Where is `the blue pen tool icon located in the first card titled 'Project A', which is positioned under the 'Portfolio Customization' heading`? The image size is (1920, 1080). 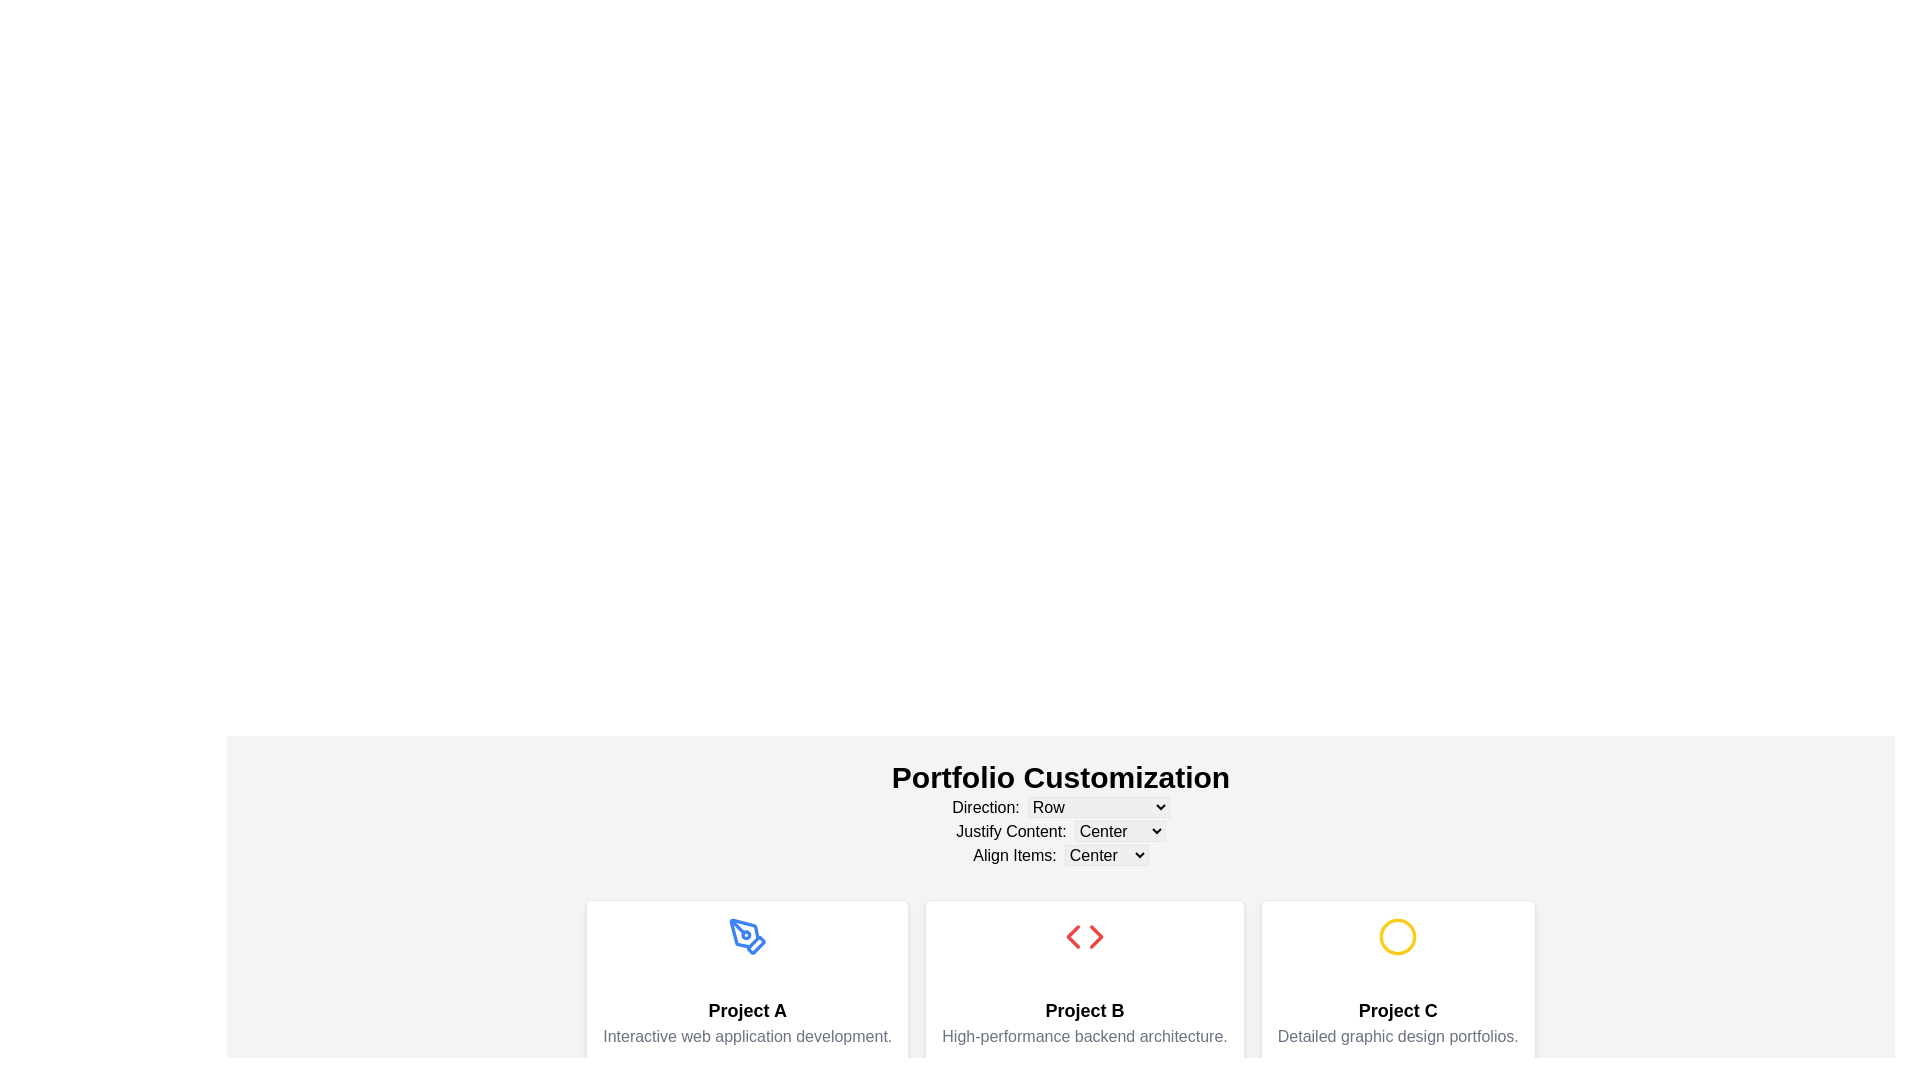
the blue pen tool icon located in the first card titled 'Project A', which is positioned under the 'Portfolio Customization' heading is located at coordinates (746, 947).